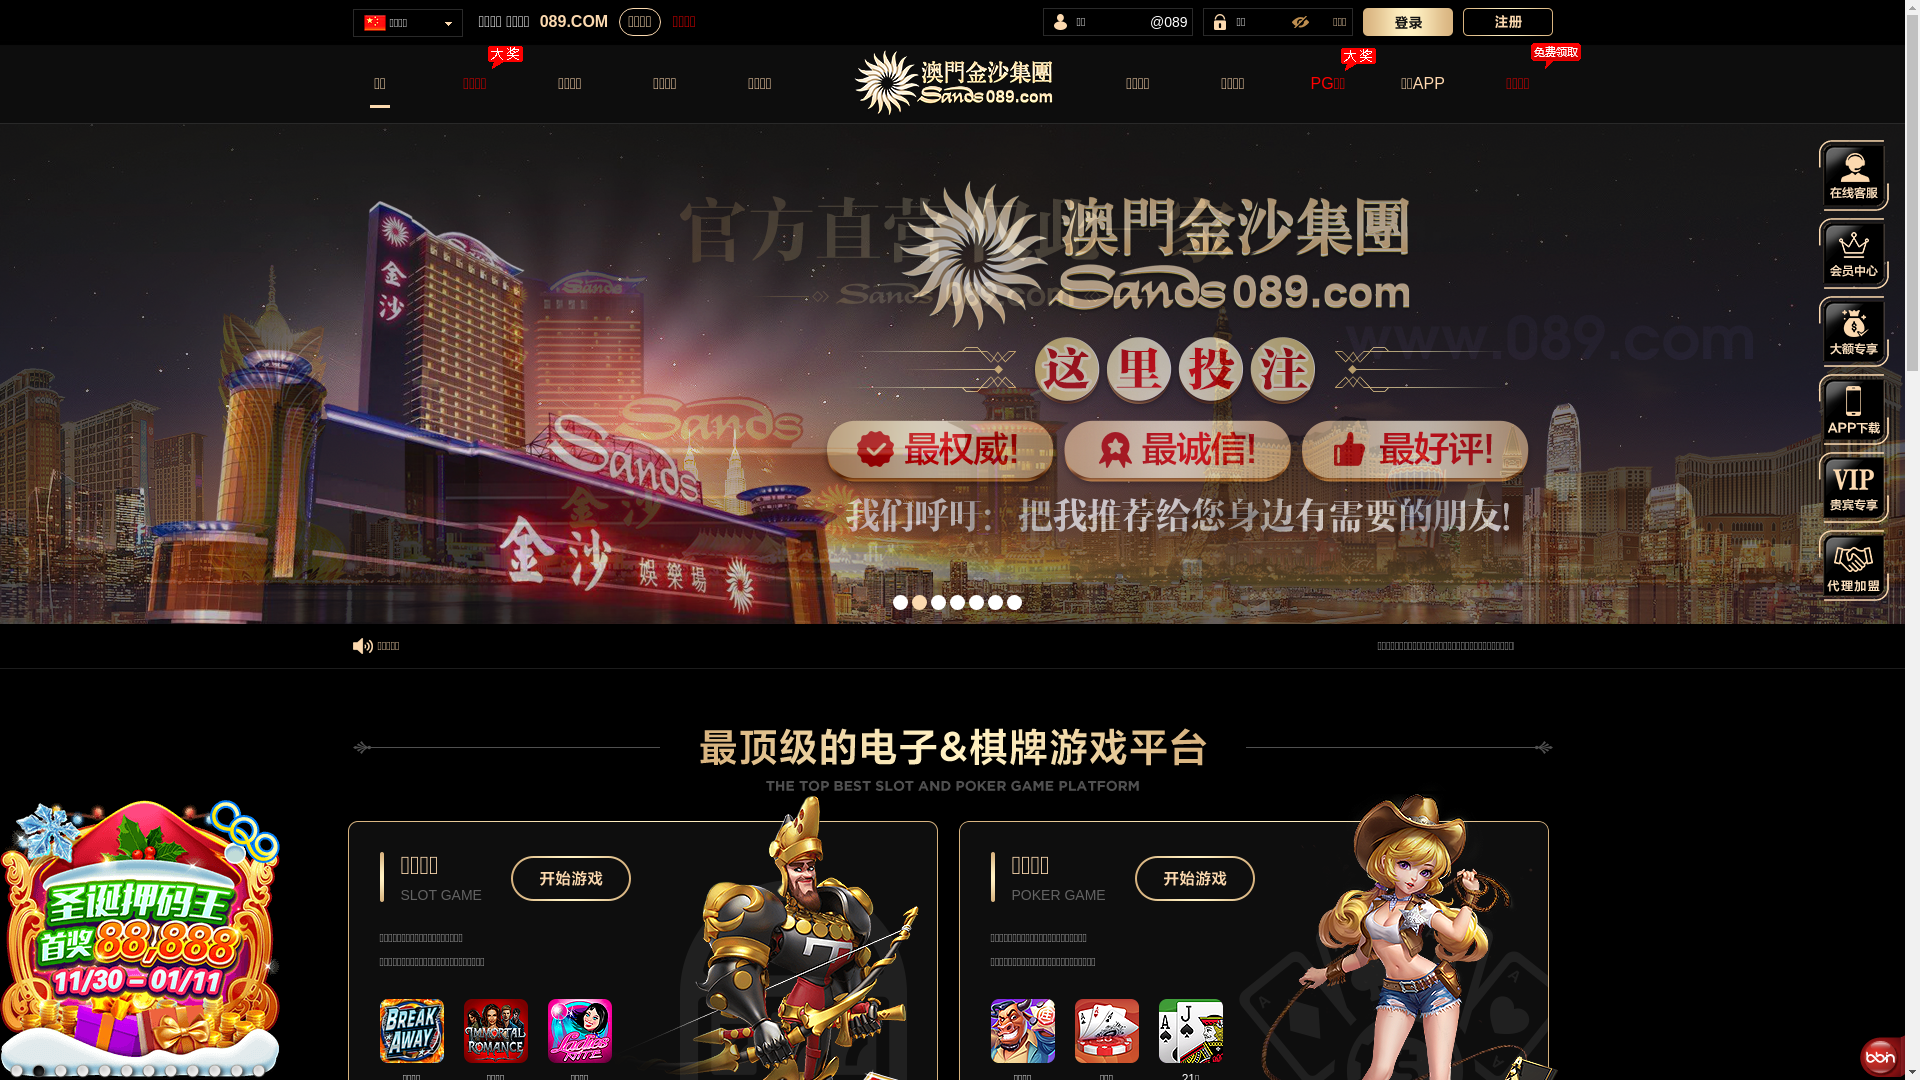 The height and width of the screenshot is (1080, 1920). I want to click on '089.COM', so click(539, 22).